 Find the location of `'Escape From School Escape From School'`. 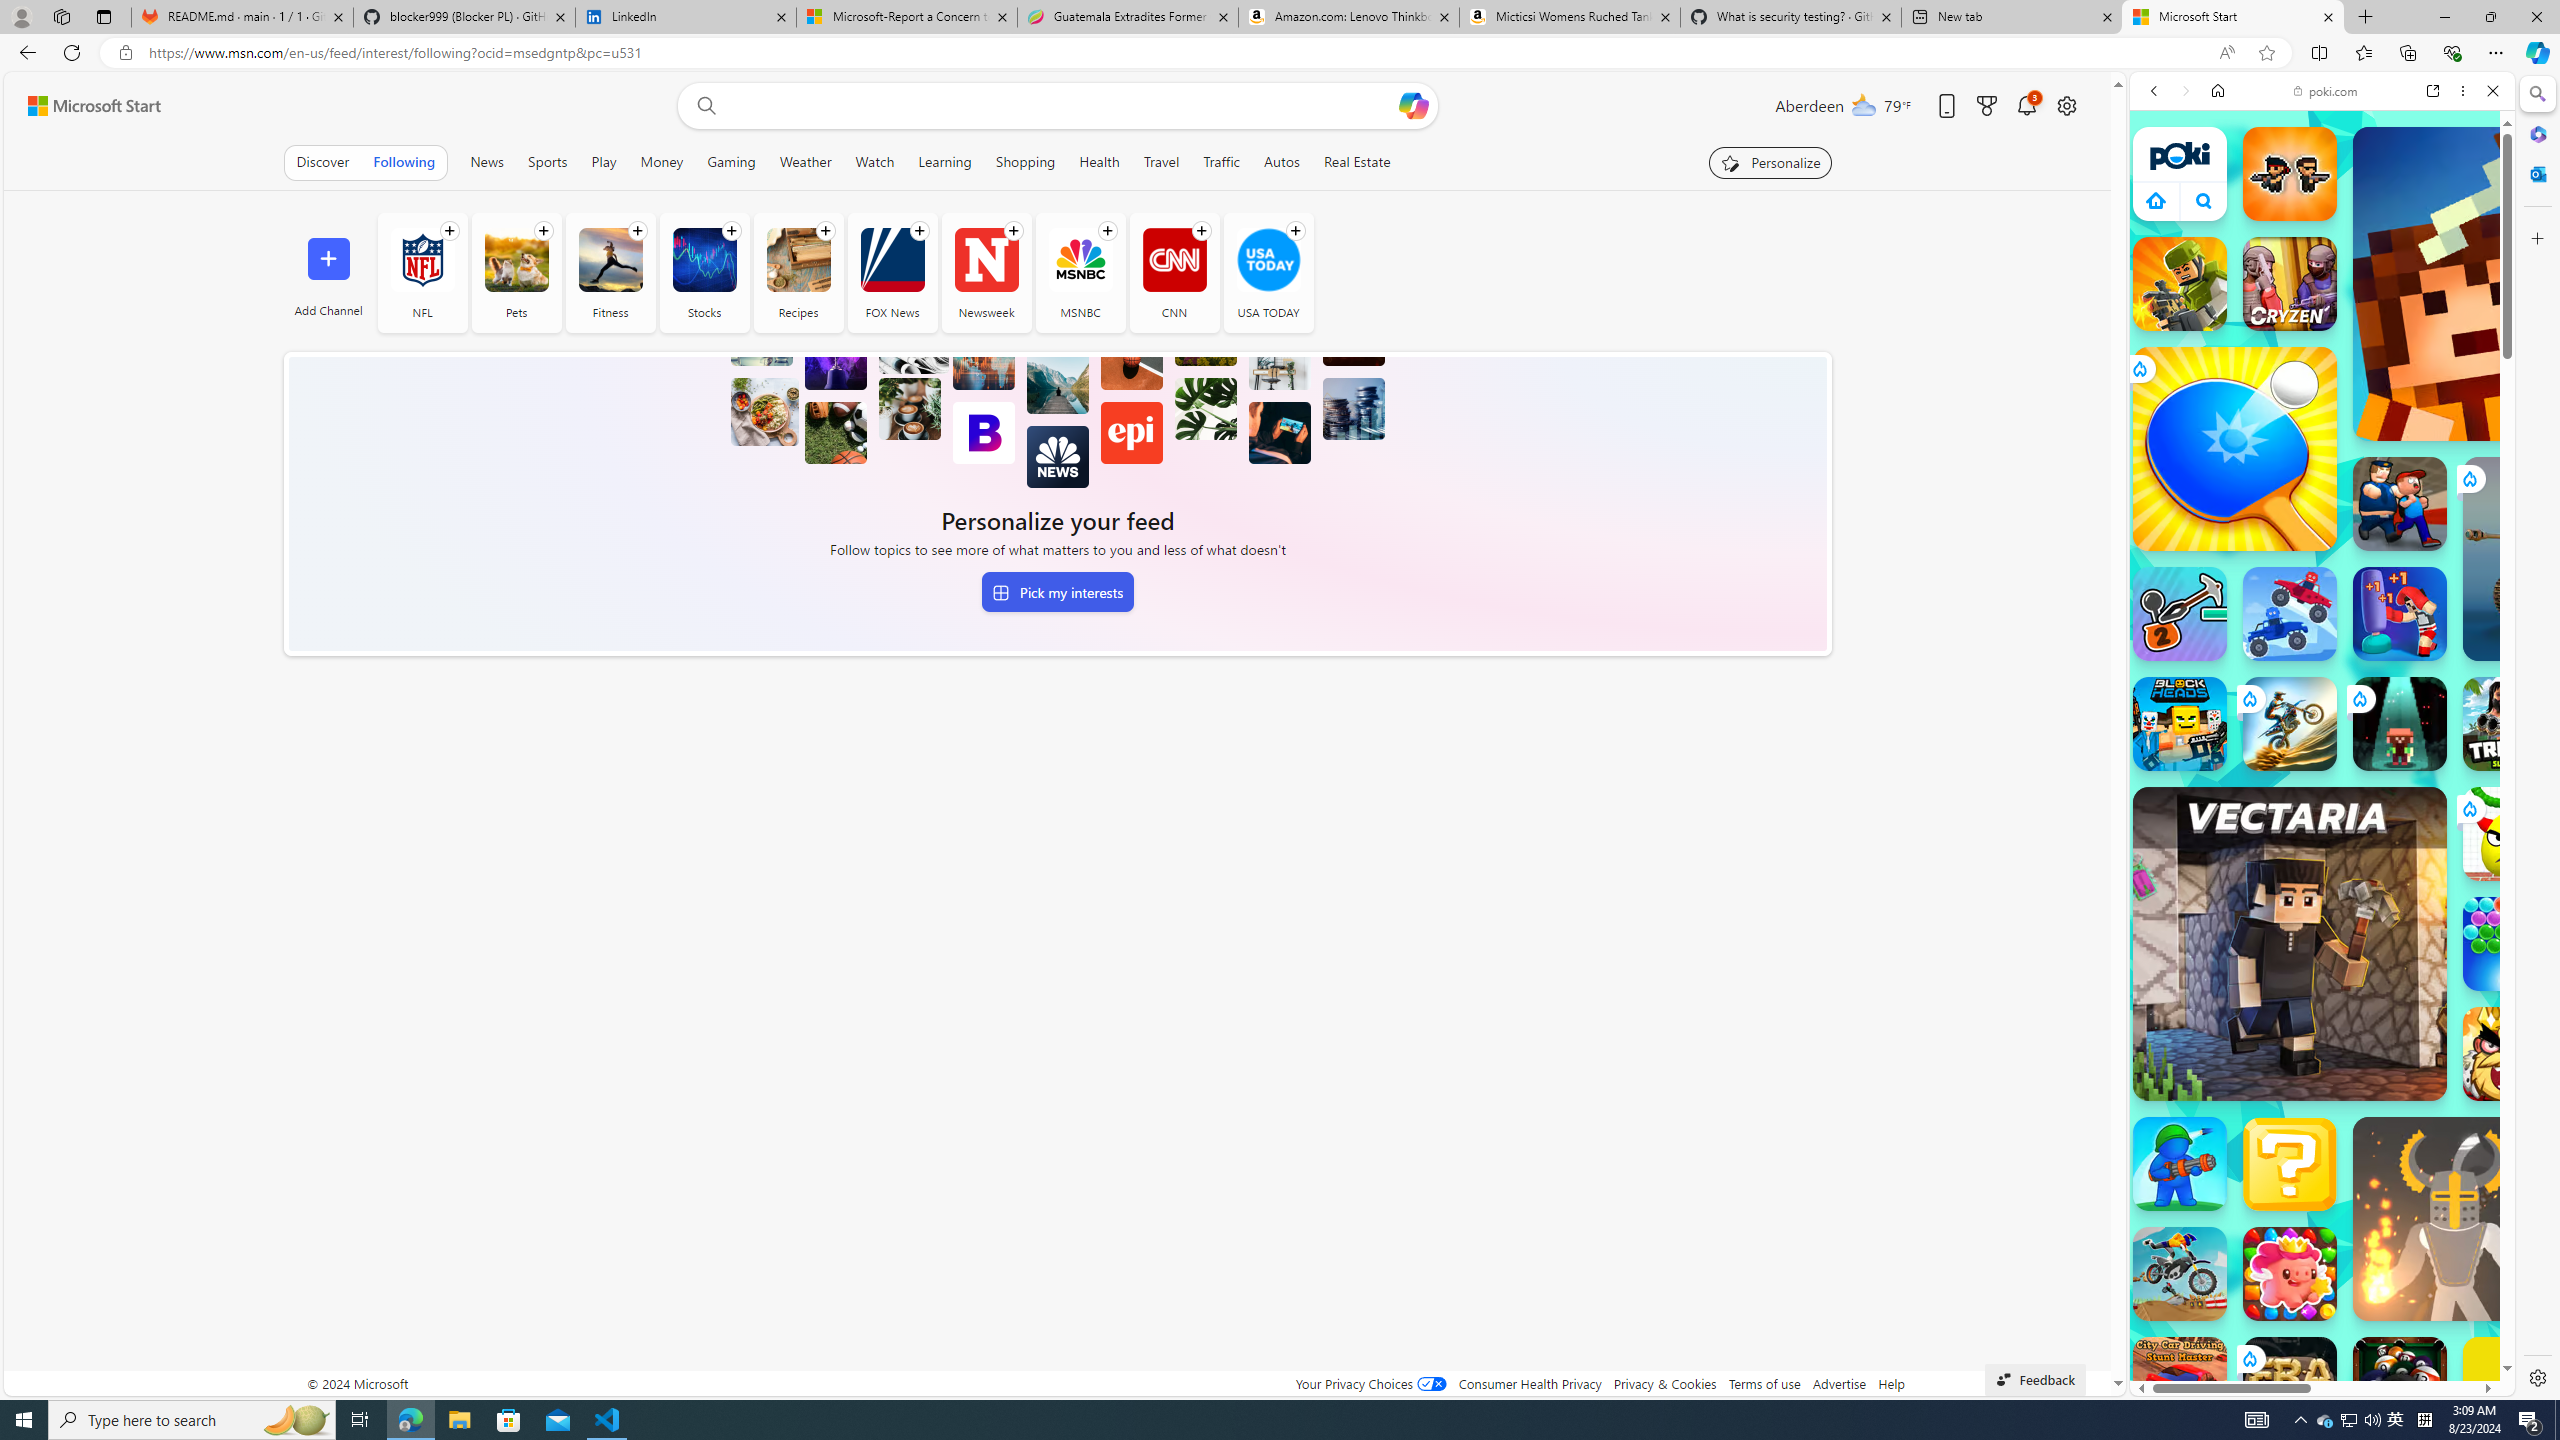

'Escape From School Escape From School' is located at coordinates (2400, 502).